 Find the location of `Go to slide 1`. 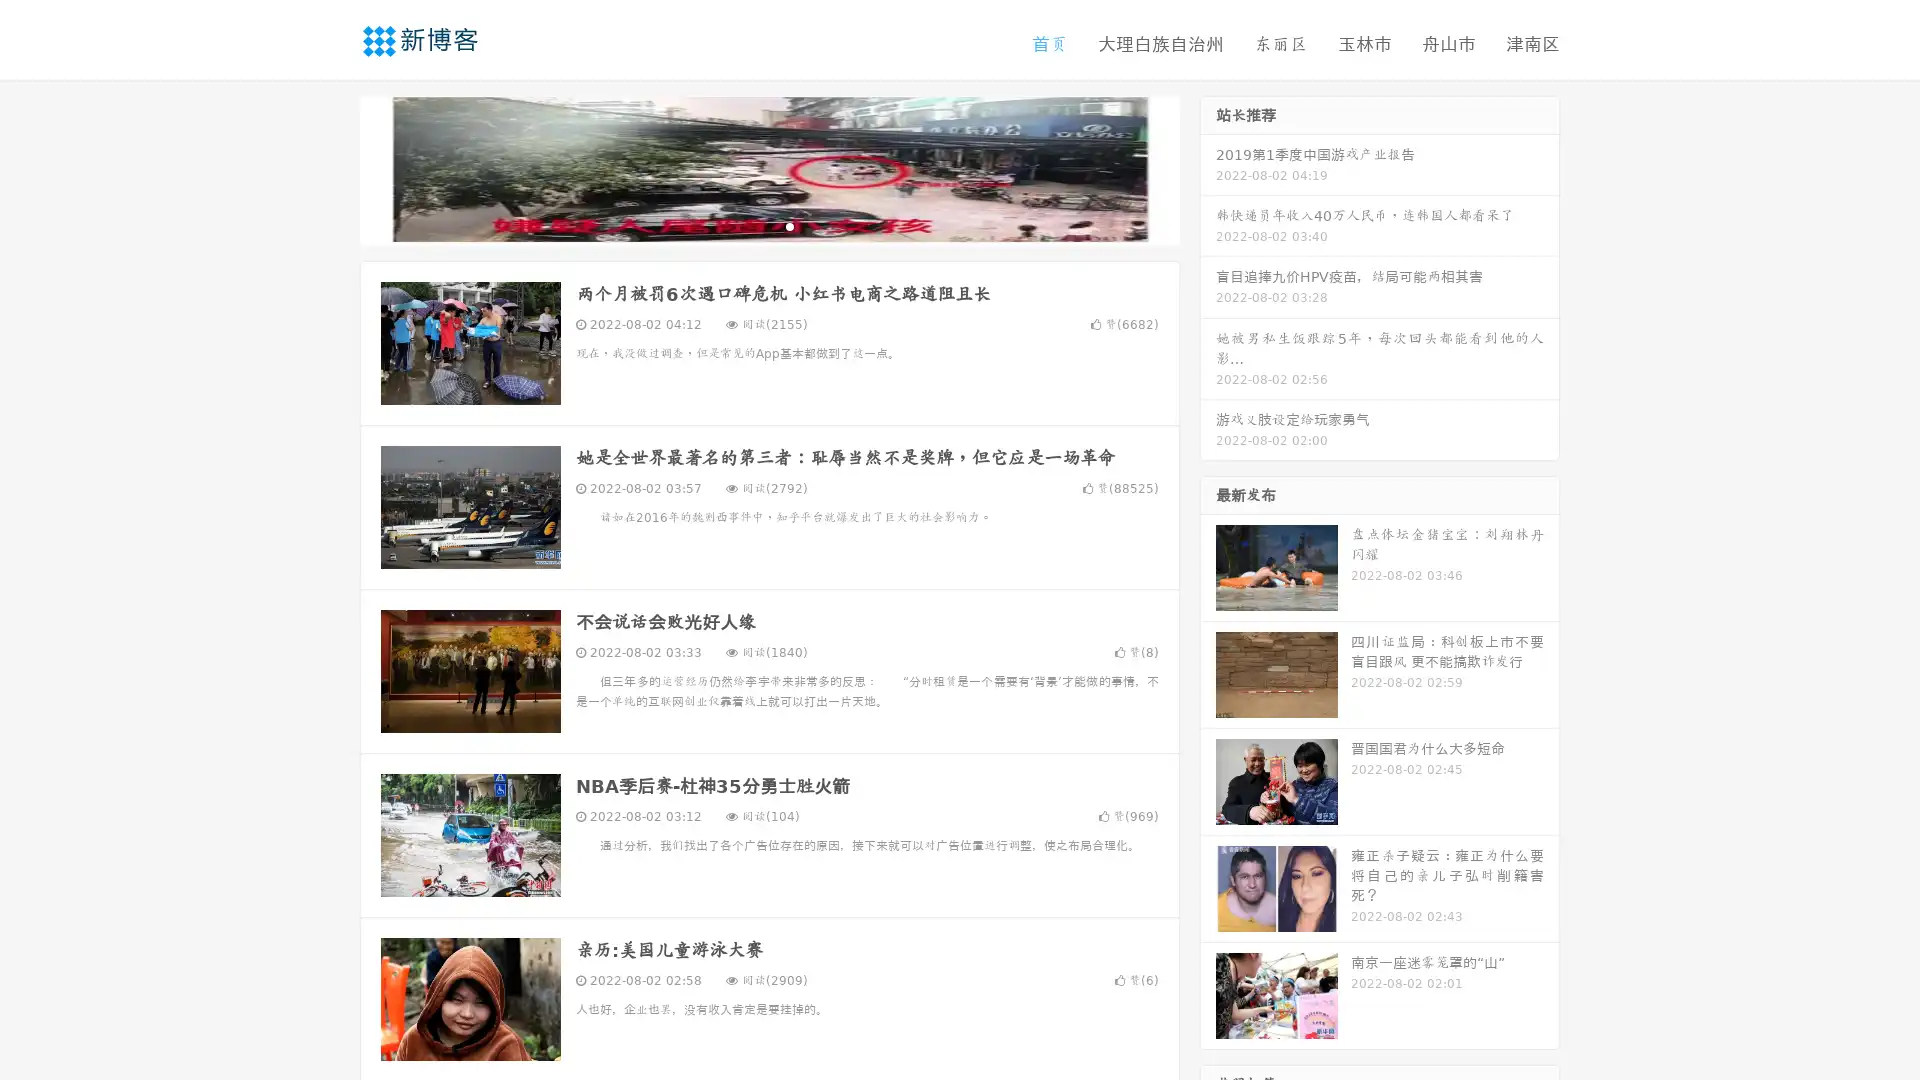

Go to slide 1 is located at coordinates (748, 225).